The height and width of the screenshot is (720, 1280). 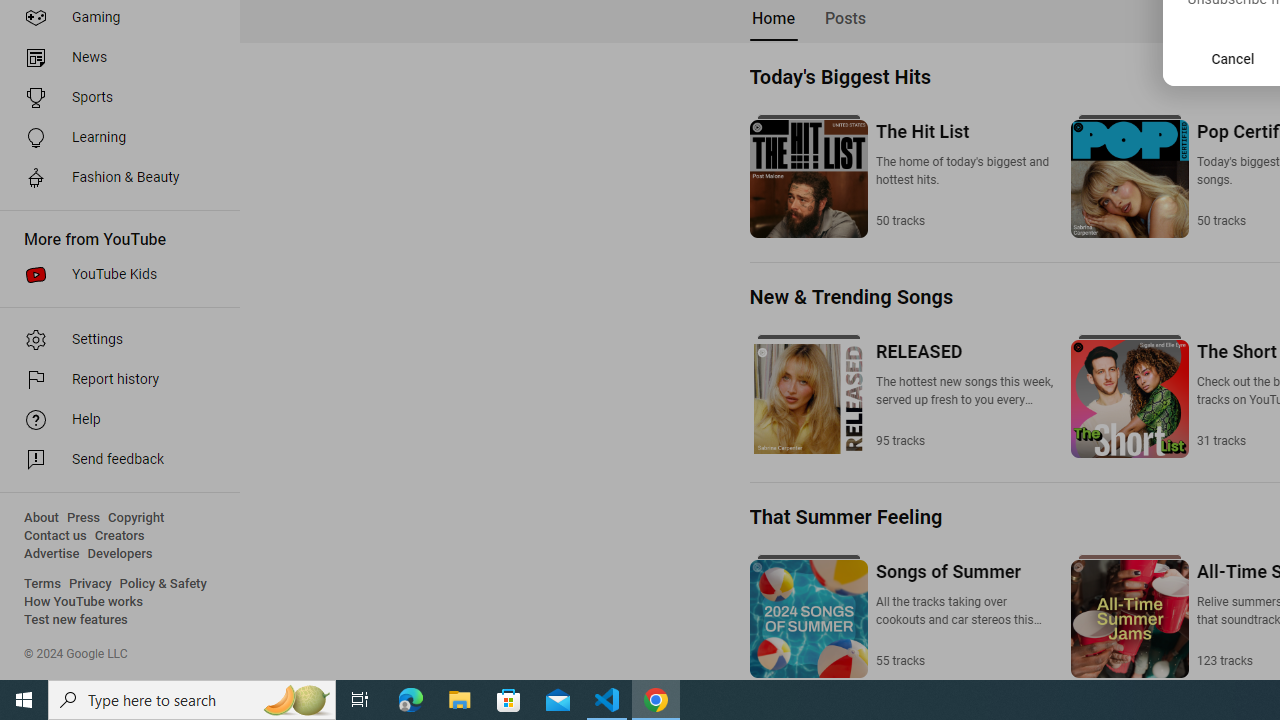 I want to click on 'Test new features', so click(x=76, y=619).